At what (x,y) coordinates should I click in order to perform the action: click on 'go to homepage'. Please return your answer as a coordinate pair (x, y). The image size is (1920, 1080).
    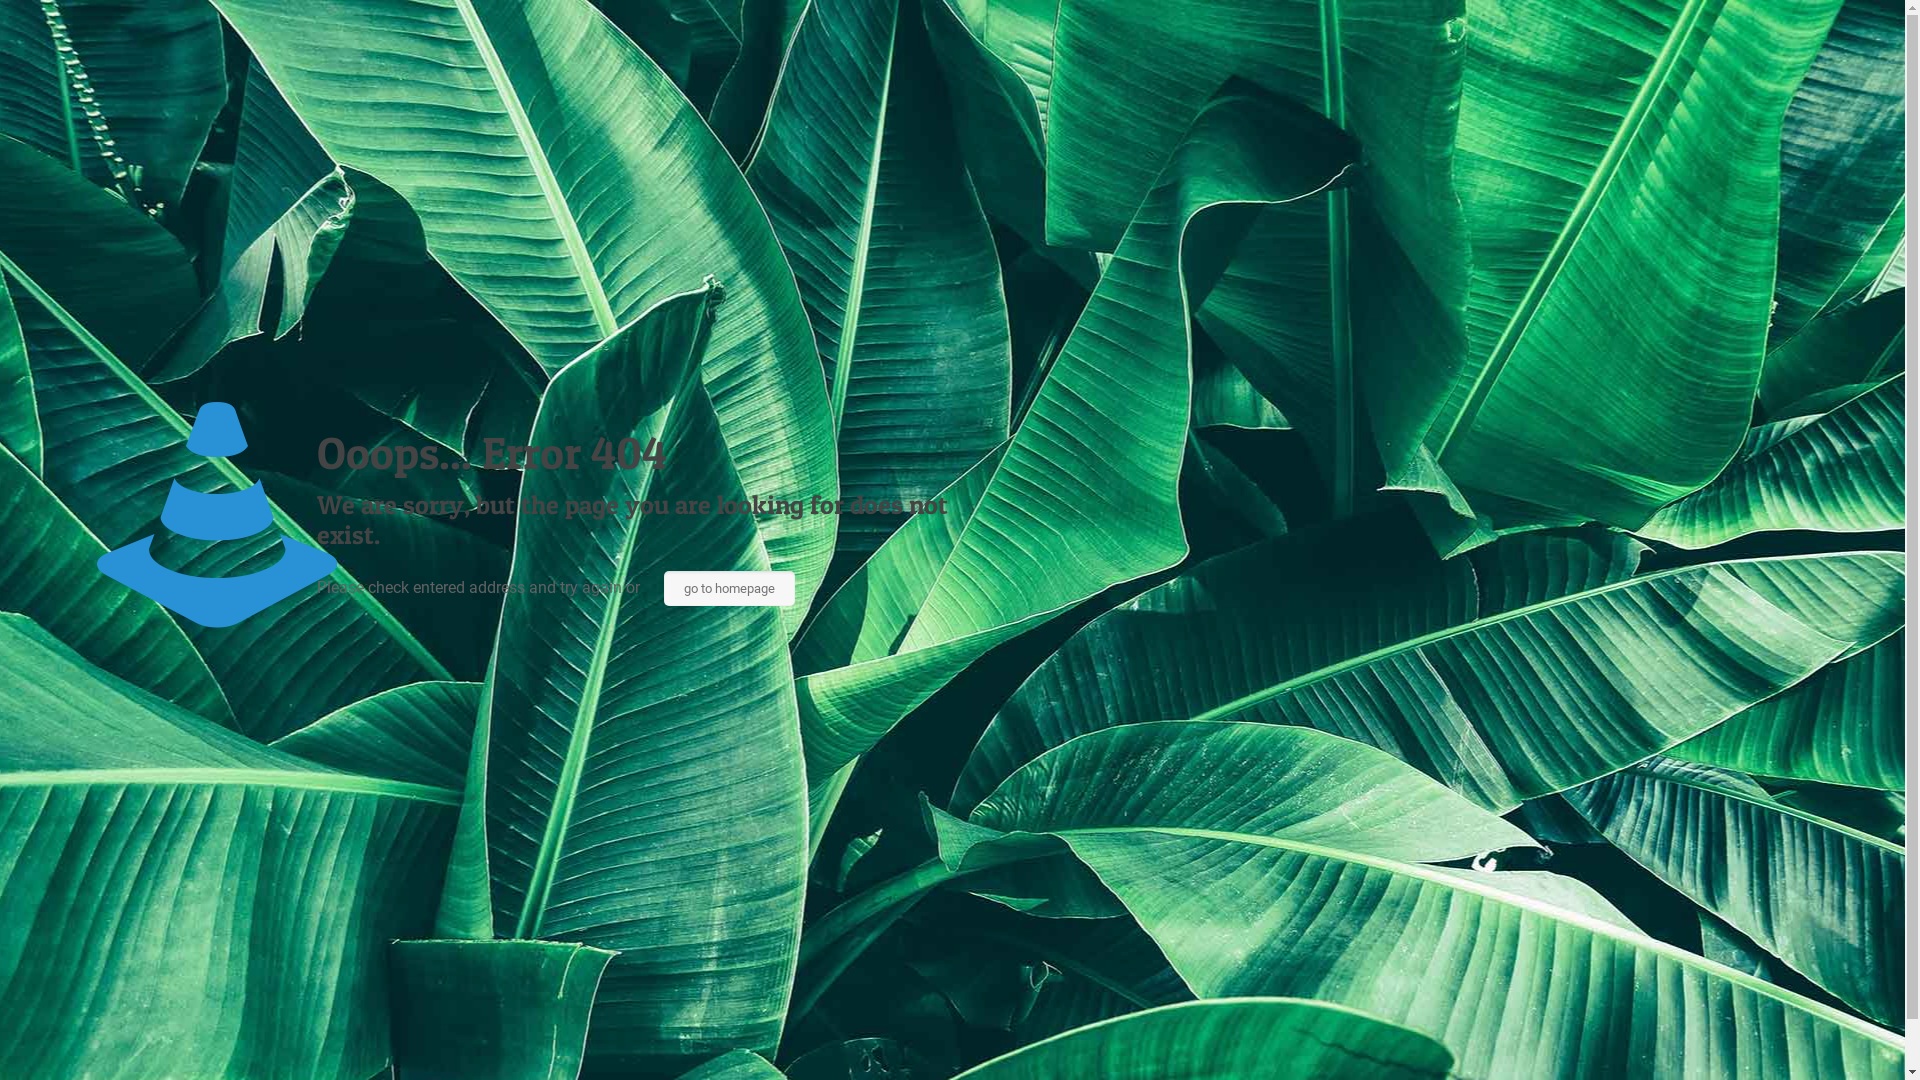
    Looking at the image, I should click on (728, 587).